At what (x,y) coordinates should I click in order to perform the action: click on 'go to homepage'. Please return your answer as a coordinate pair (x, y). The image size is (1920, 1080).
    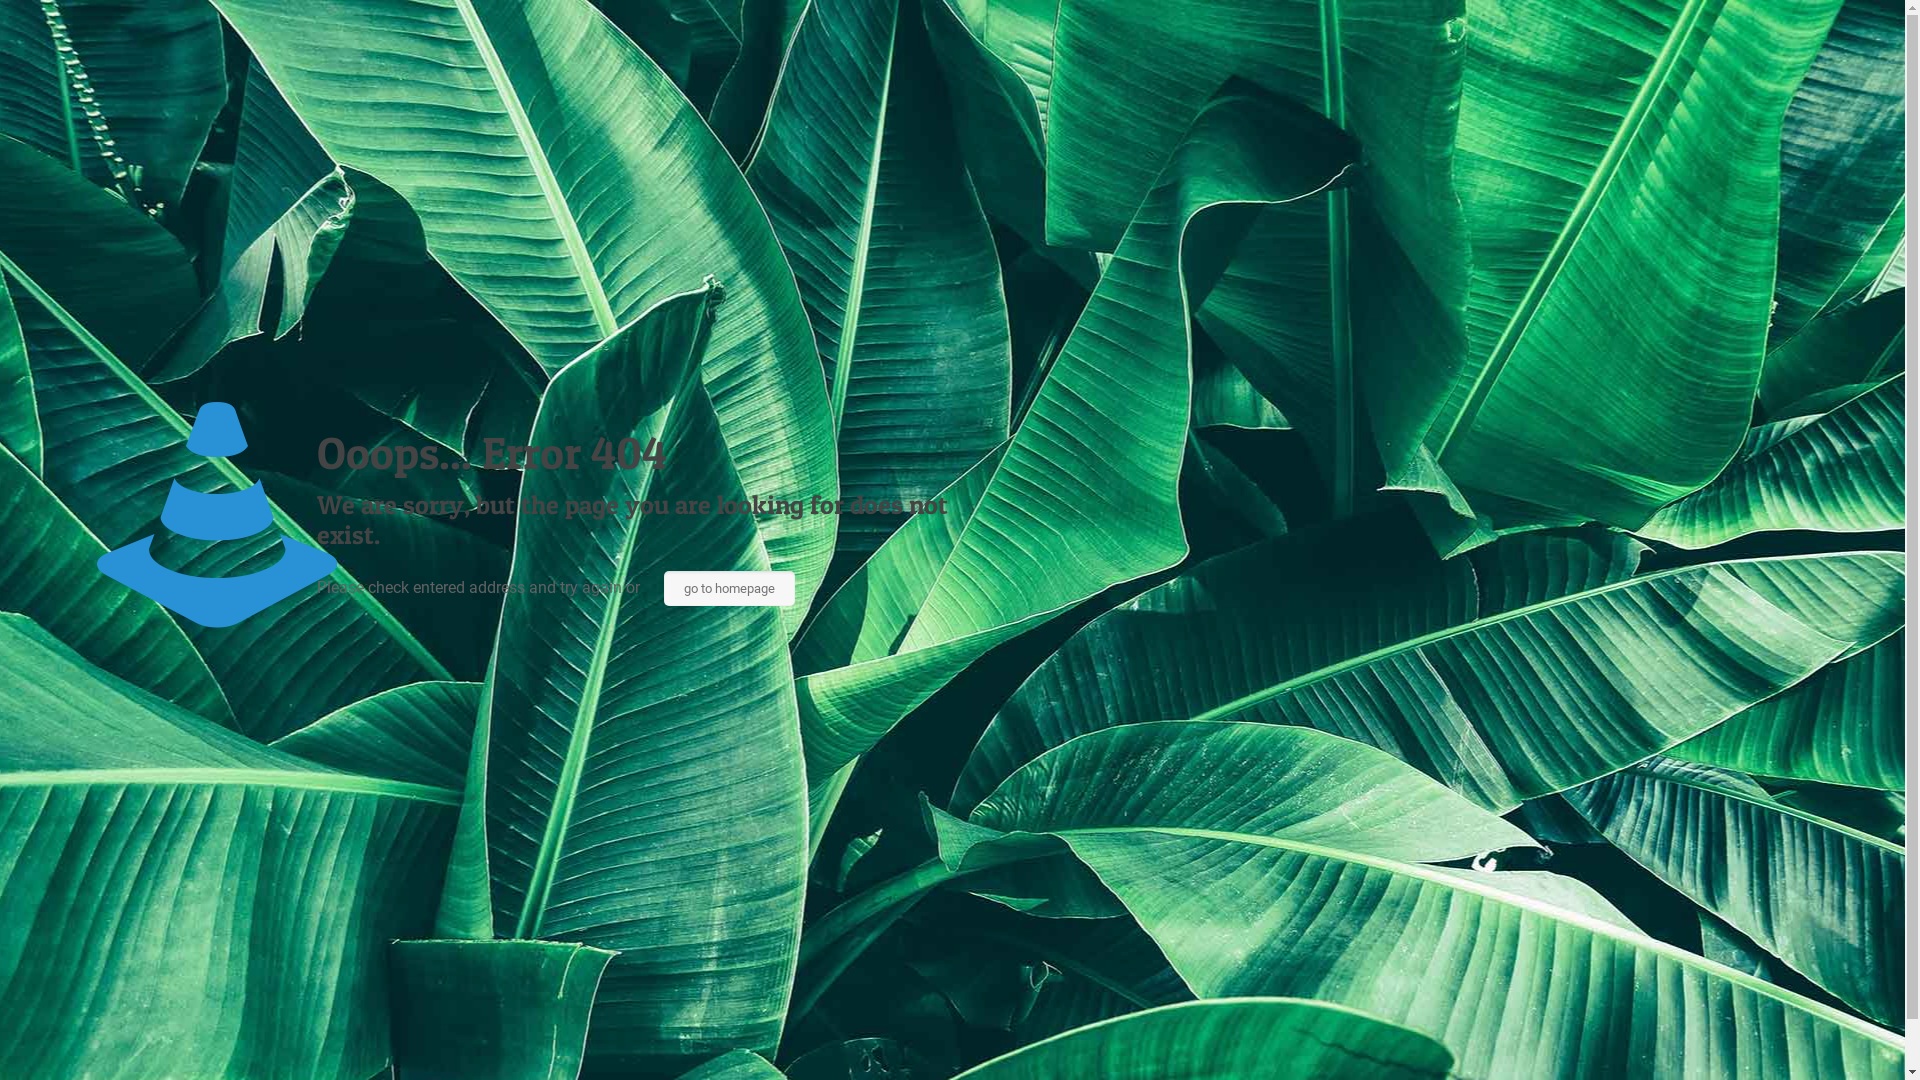
    Looking at the image, I should click on (728, 587).